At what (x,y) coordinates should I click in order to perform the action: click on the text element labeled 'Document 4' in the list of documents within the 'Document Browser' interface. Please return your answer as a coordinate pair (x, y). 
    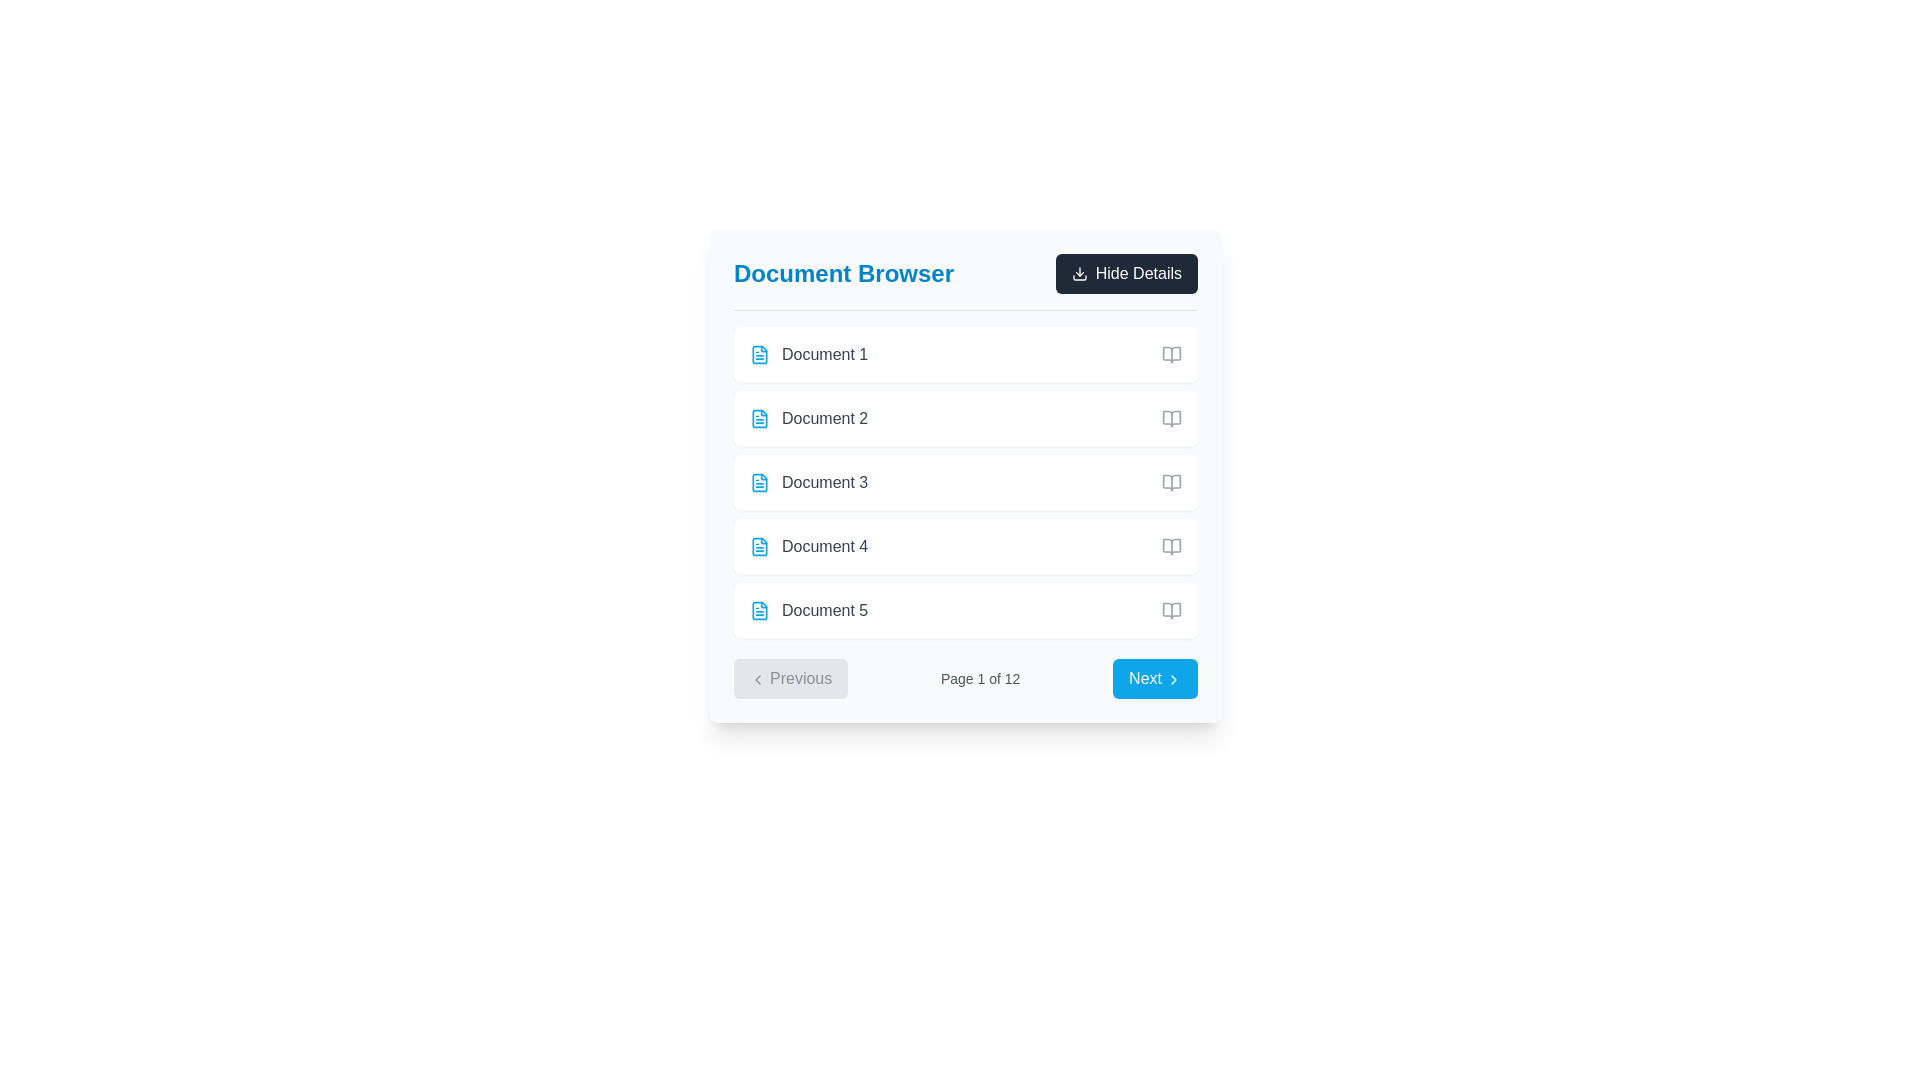
    Looking at the image, I should click on (825, 547).